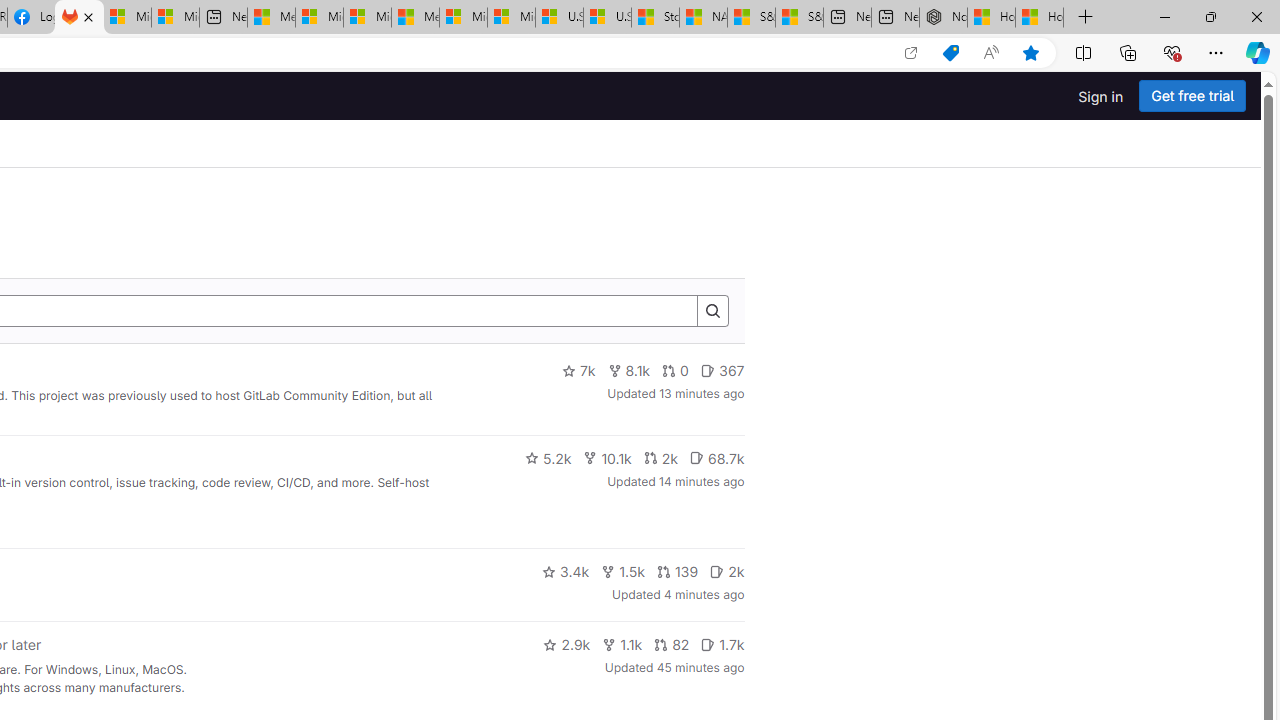  Describe the element at coordinates (721, 371) in the screenshot. I see `'367'` at that location.